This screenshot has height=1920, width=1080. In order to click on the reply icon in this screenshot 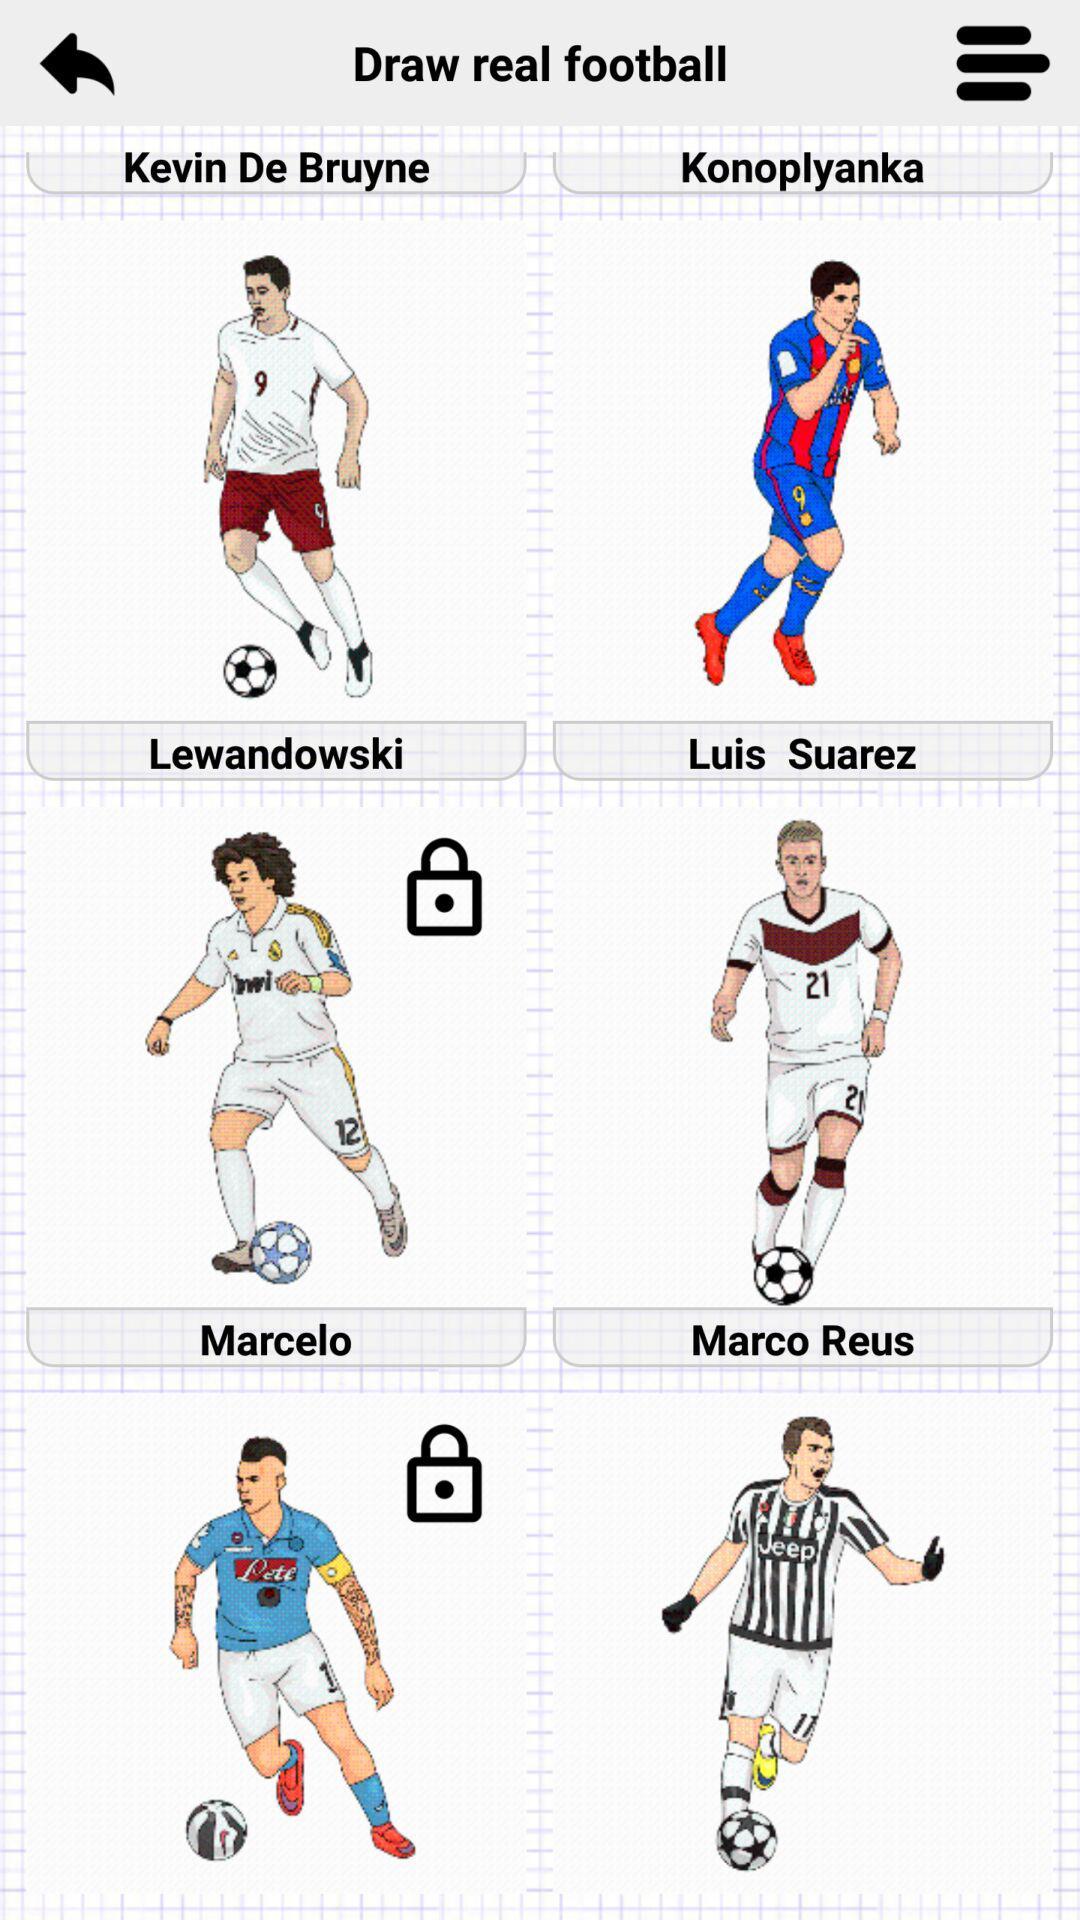, I will do `click(75, 62)`.